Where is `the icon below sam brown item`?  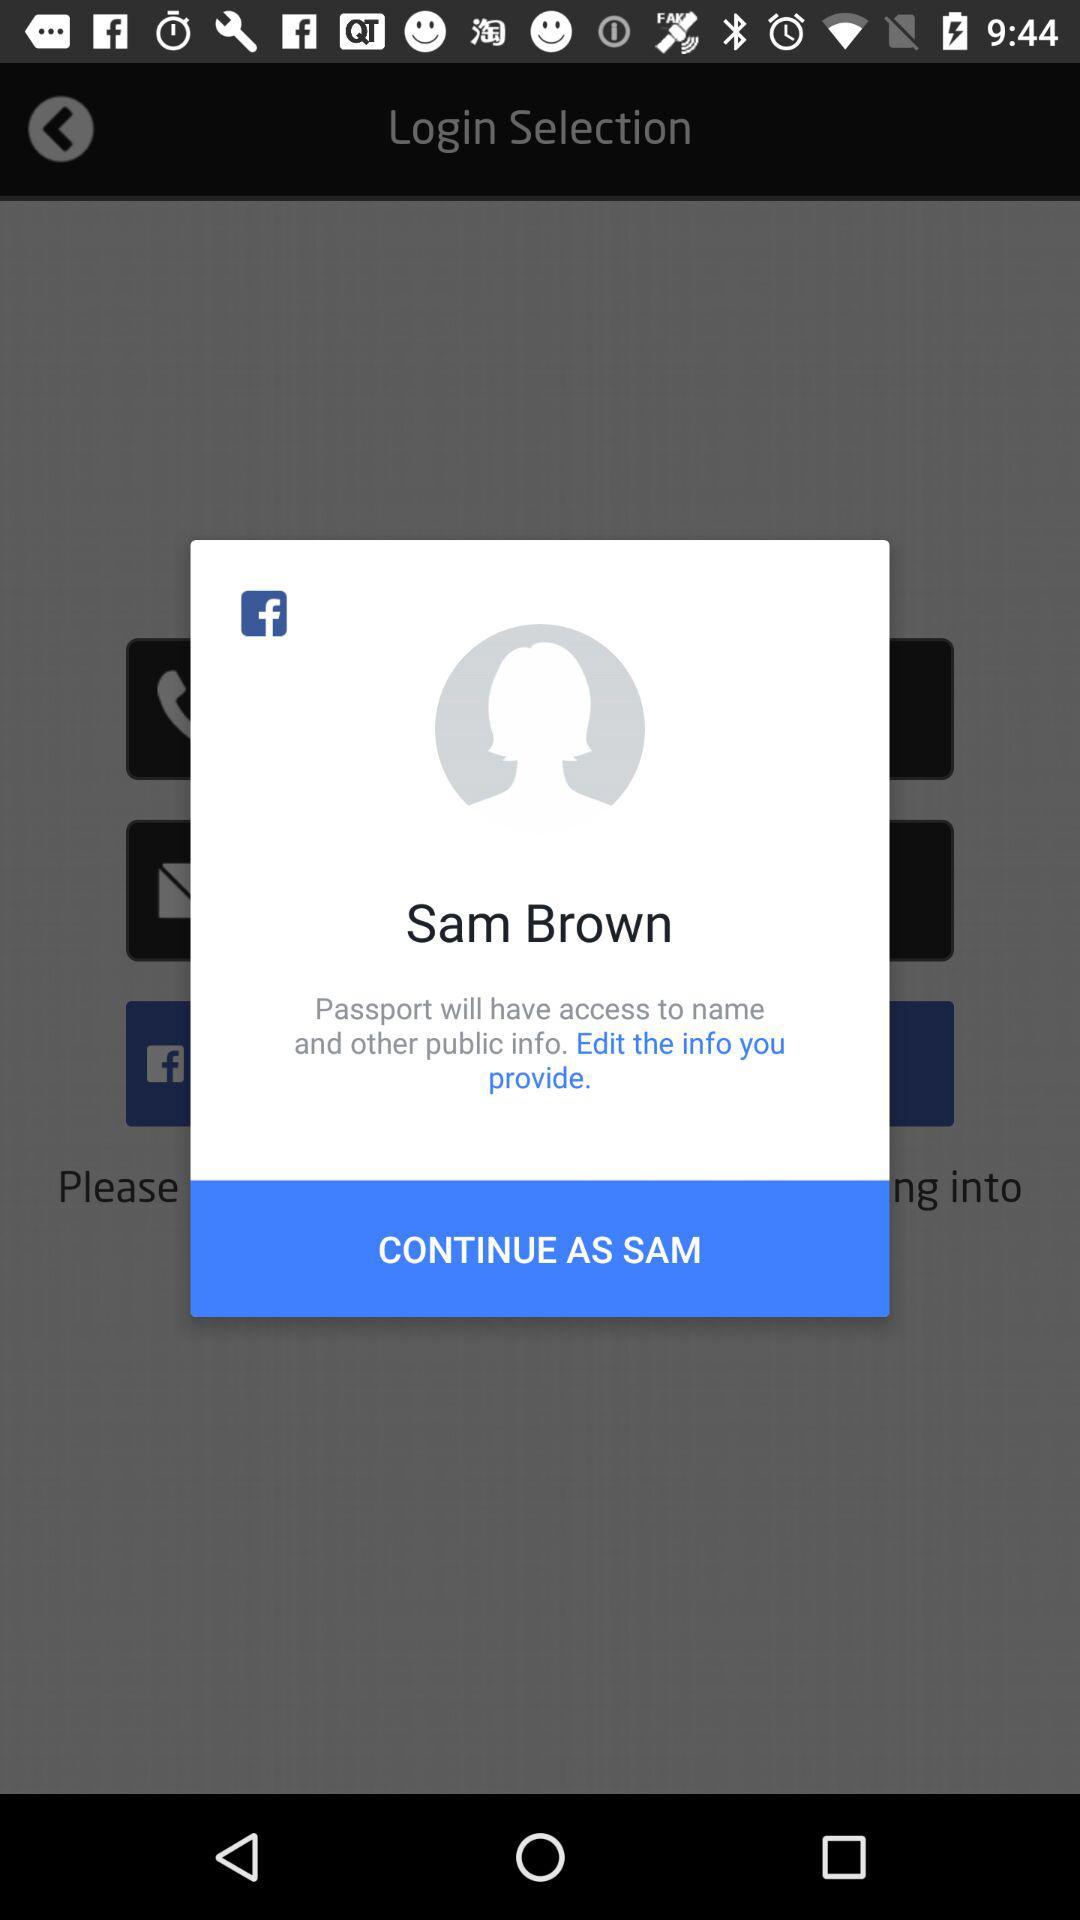 the icon below sam brown item is located at coordinates (540, 1041).